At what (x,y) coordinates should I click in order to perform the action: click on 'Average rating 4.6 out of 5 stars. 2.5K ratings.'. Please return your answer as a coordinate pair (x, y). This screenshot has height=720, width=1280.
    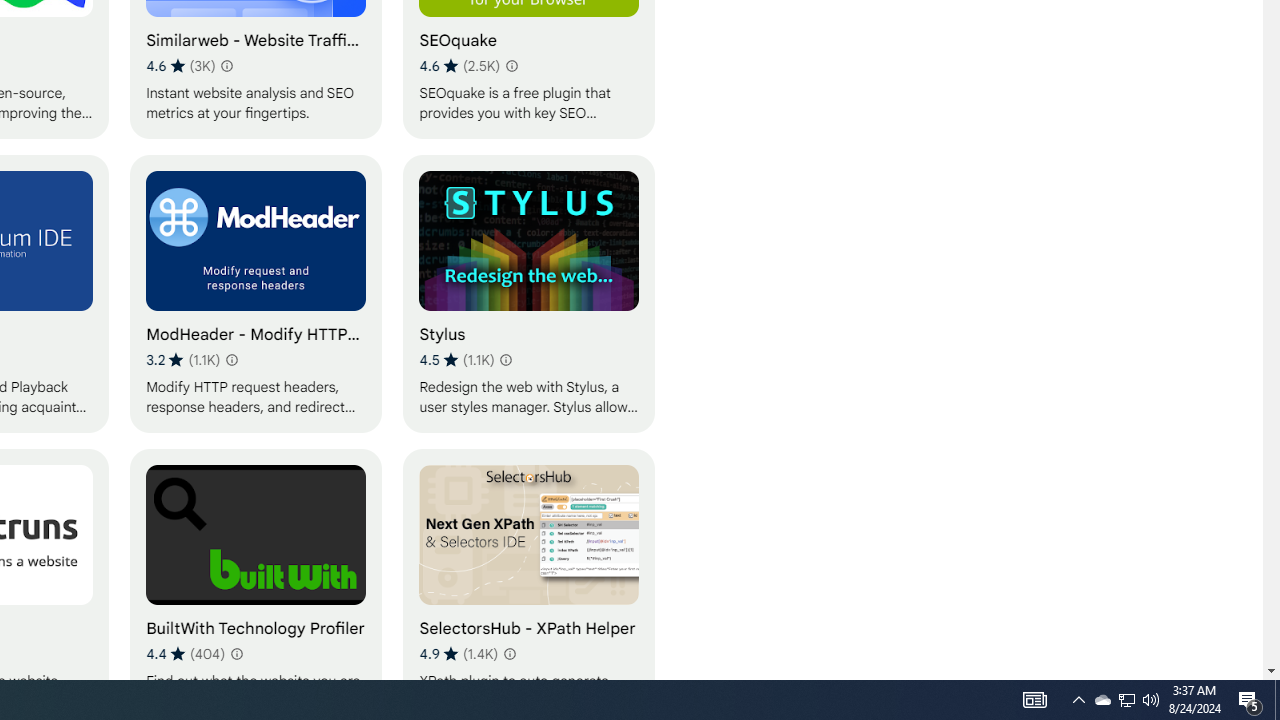
    Looking at the image, I should click on (458, 65).